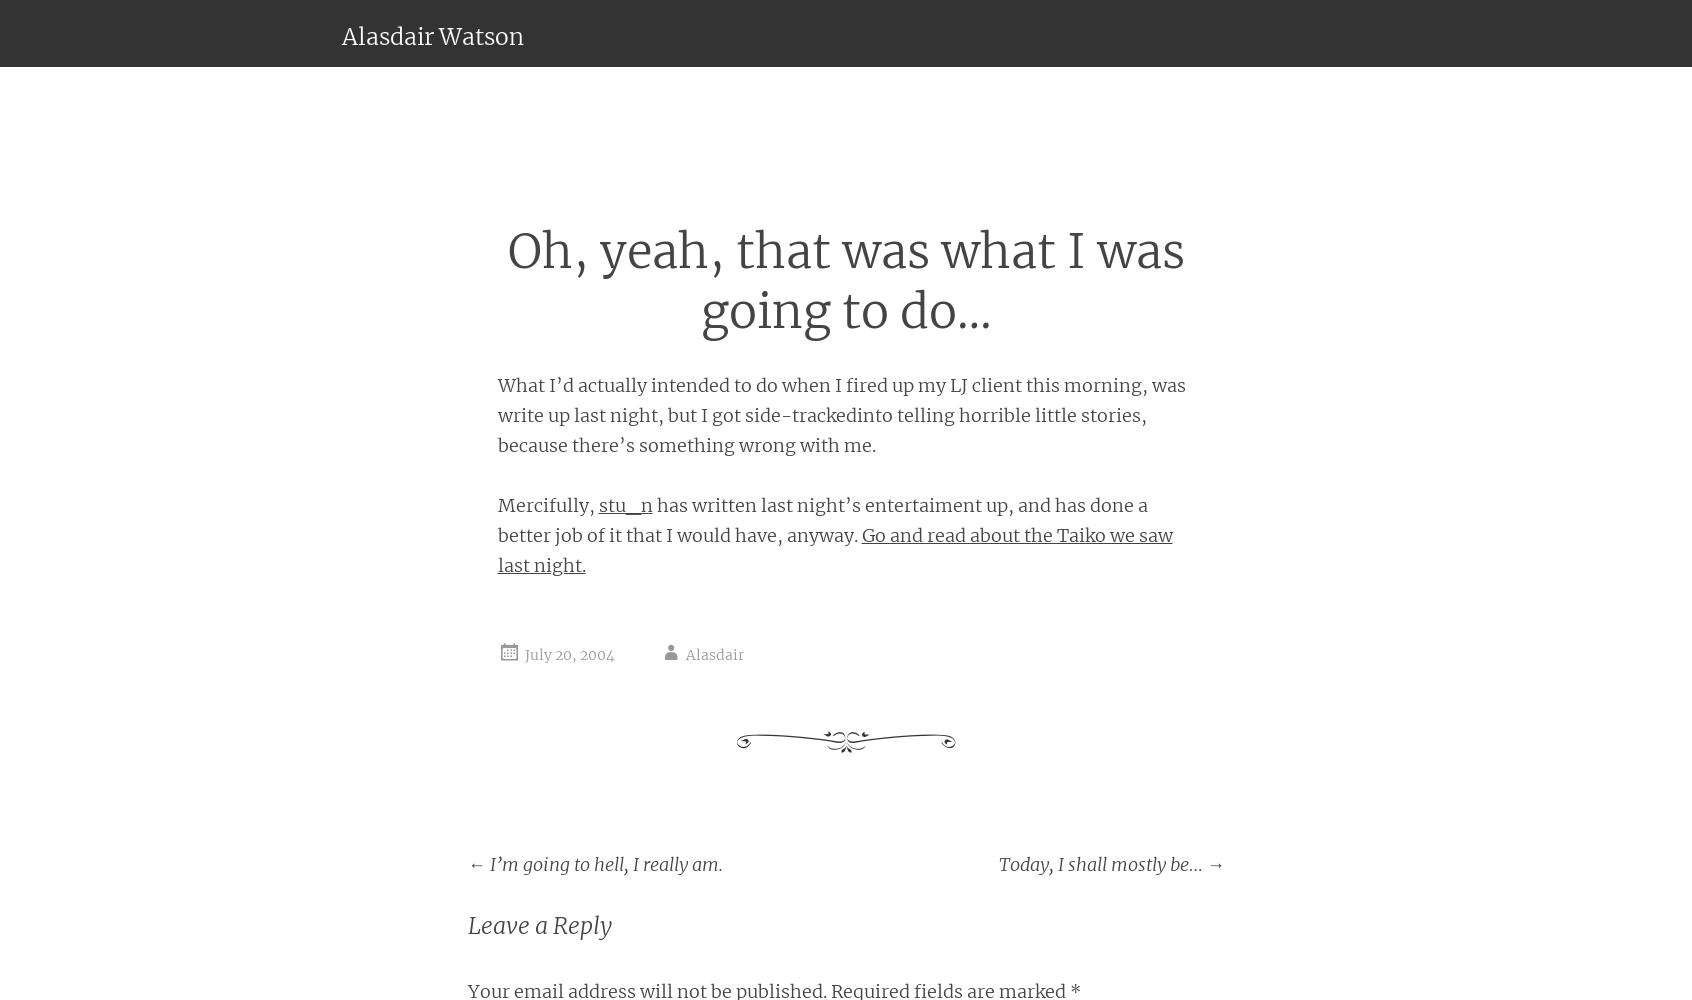  What do you see at coordinates (624, 504) in the screenshot?
I see `'stu_n'` at bounding box center [624, 504].